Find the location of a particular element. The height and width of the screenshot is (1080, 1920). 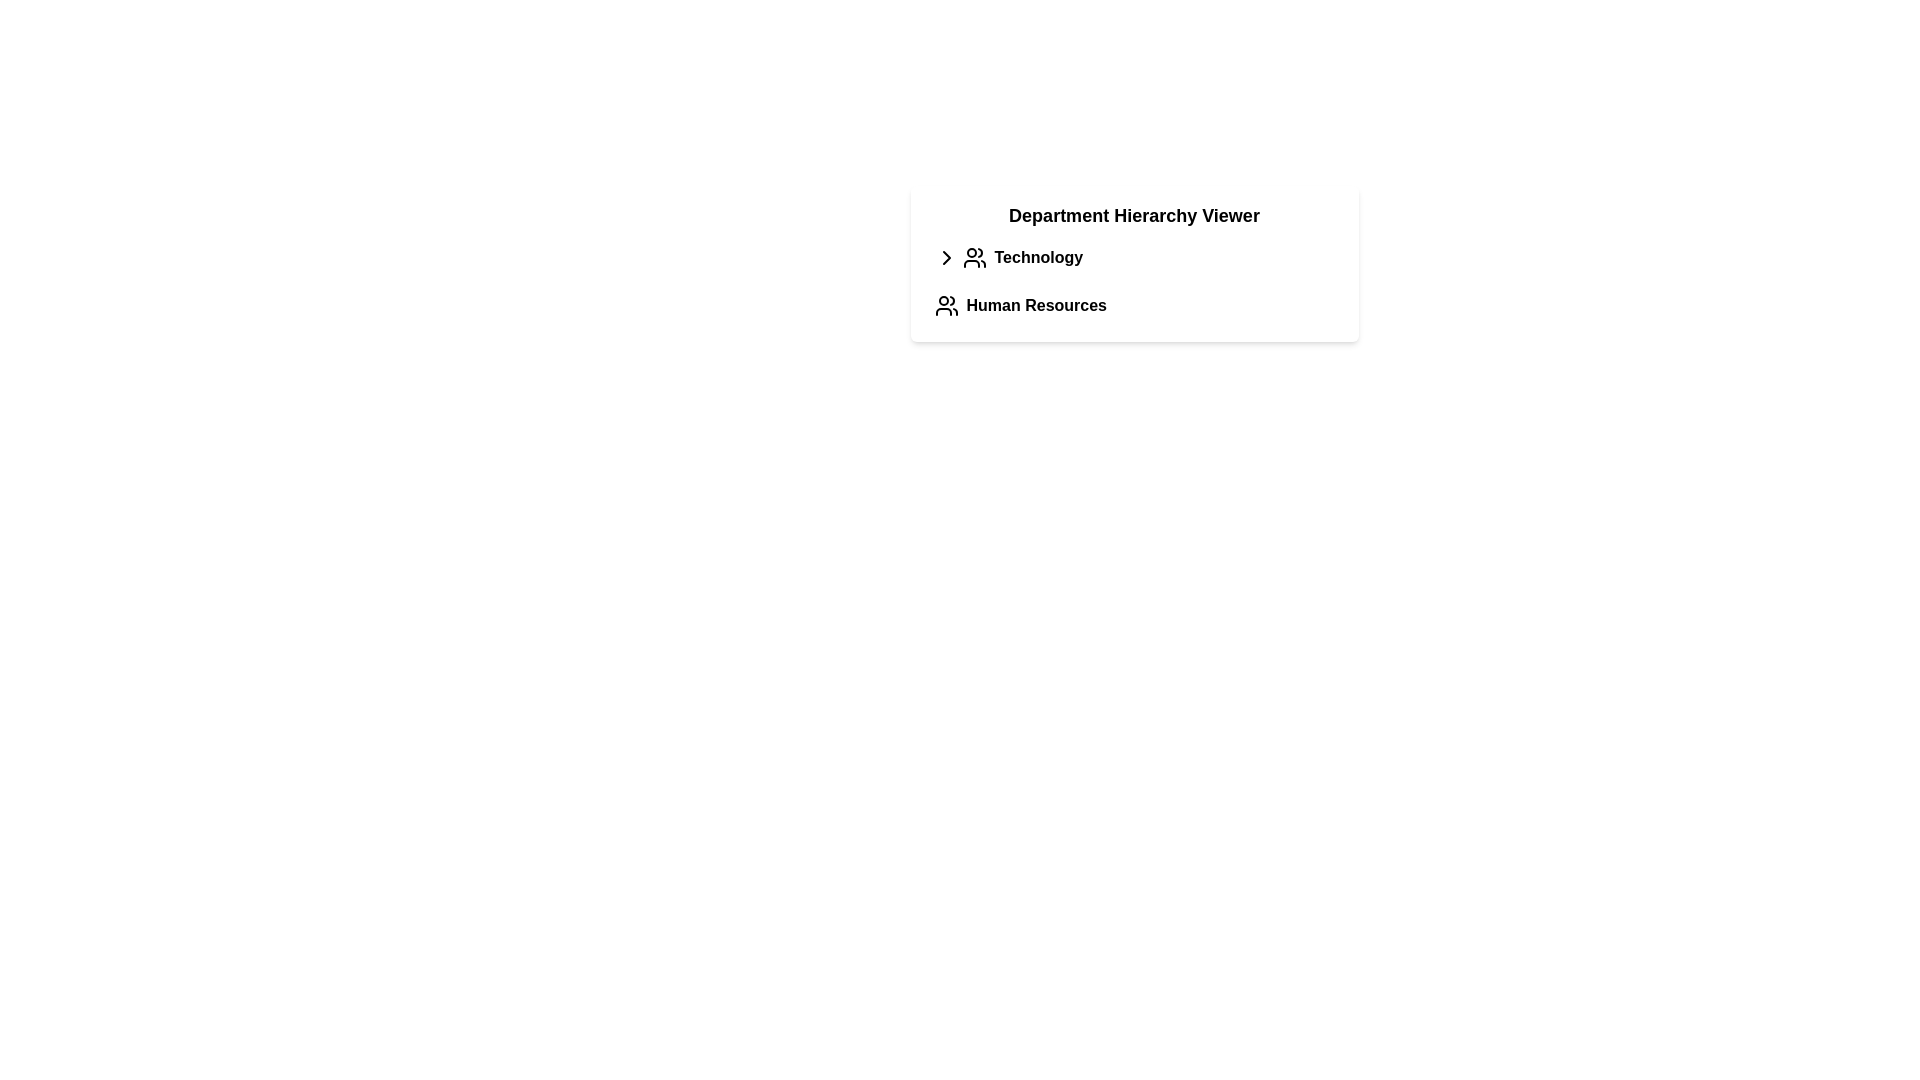

the icon depicting a group of users, located to the left of the text 'Human Resources' is located at coordinates (945, 305).